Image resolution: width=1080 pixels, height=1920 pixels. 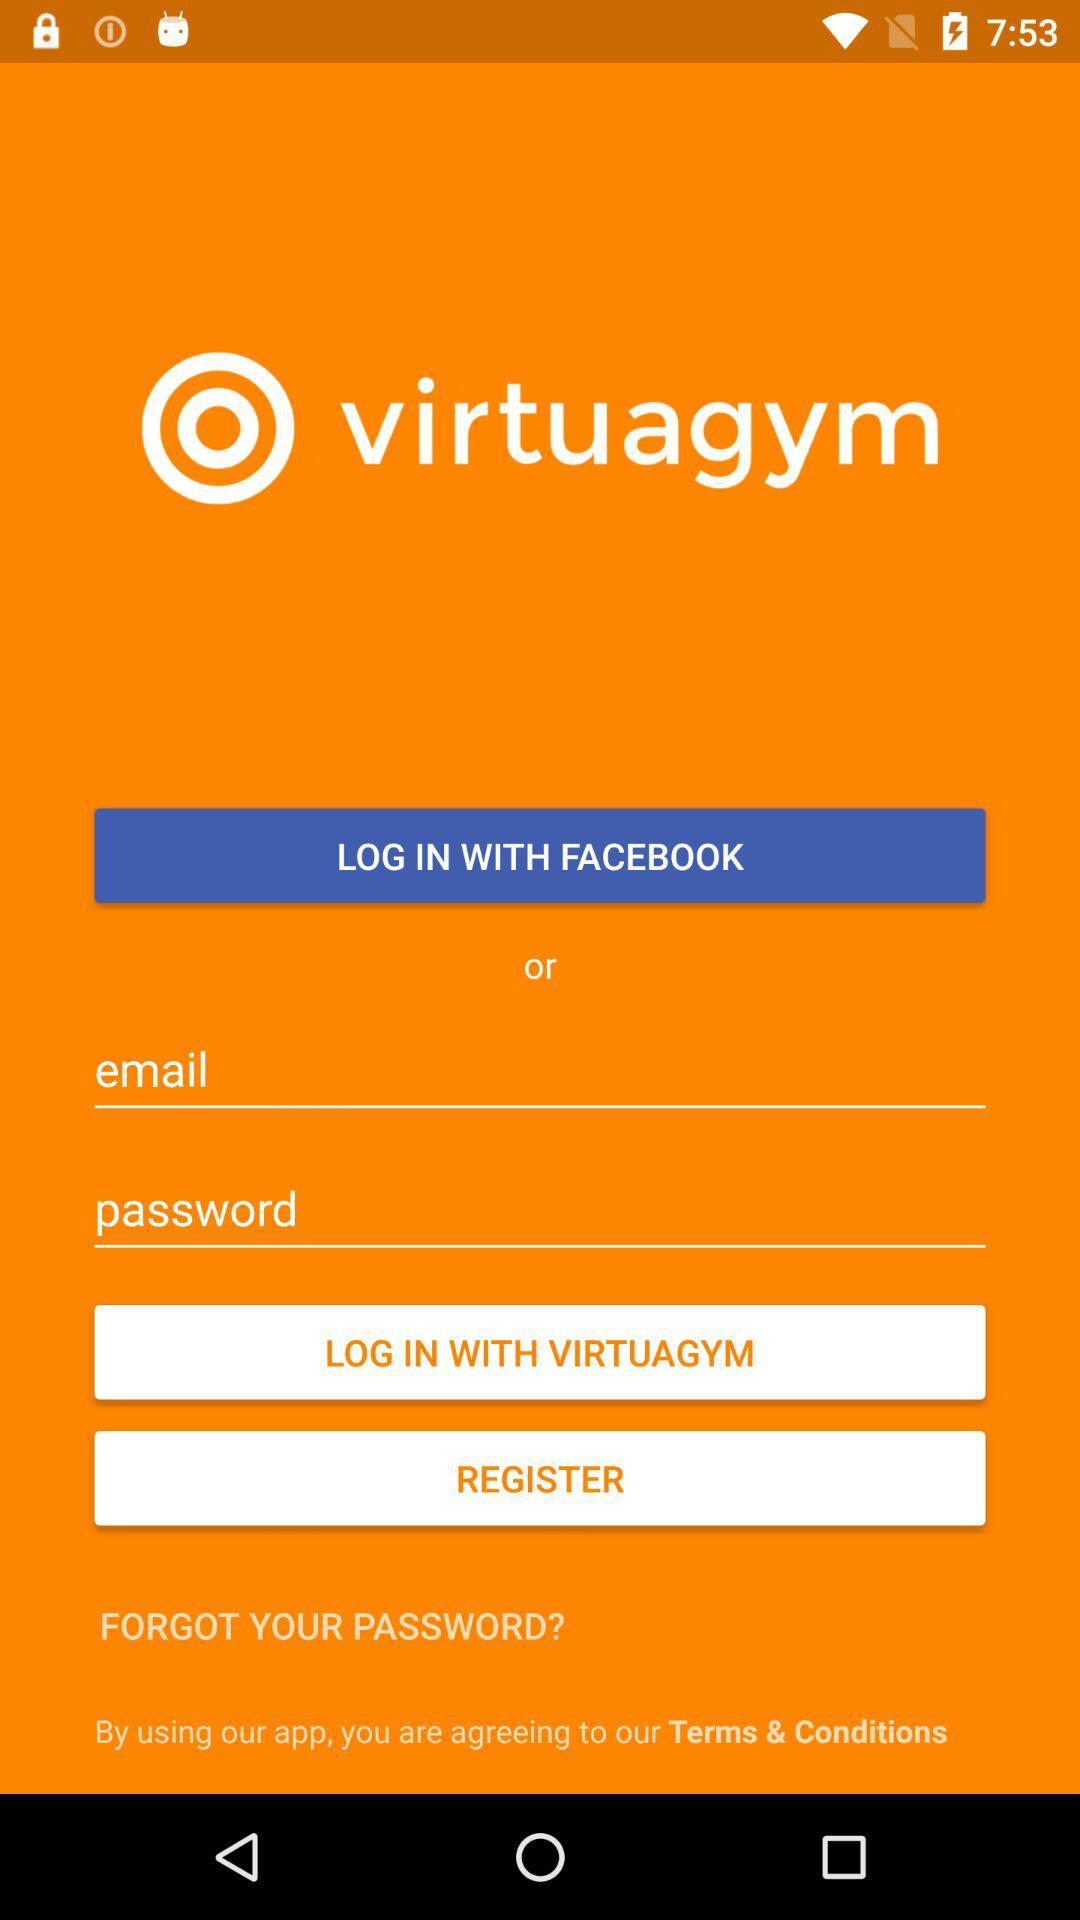 I want to click on the register item, so click(x=540, y=1478).